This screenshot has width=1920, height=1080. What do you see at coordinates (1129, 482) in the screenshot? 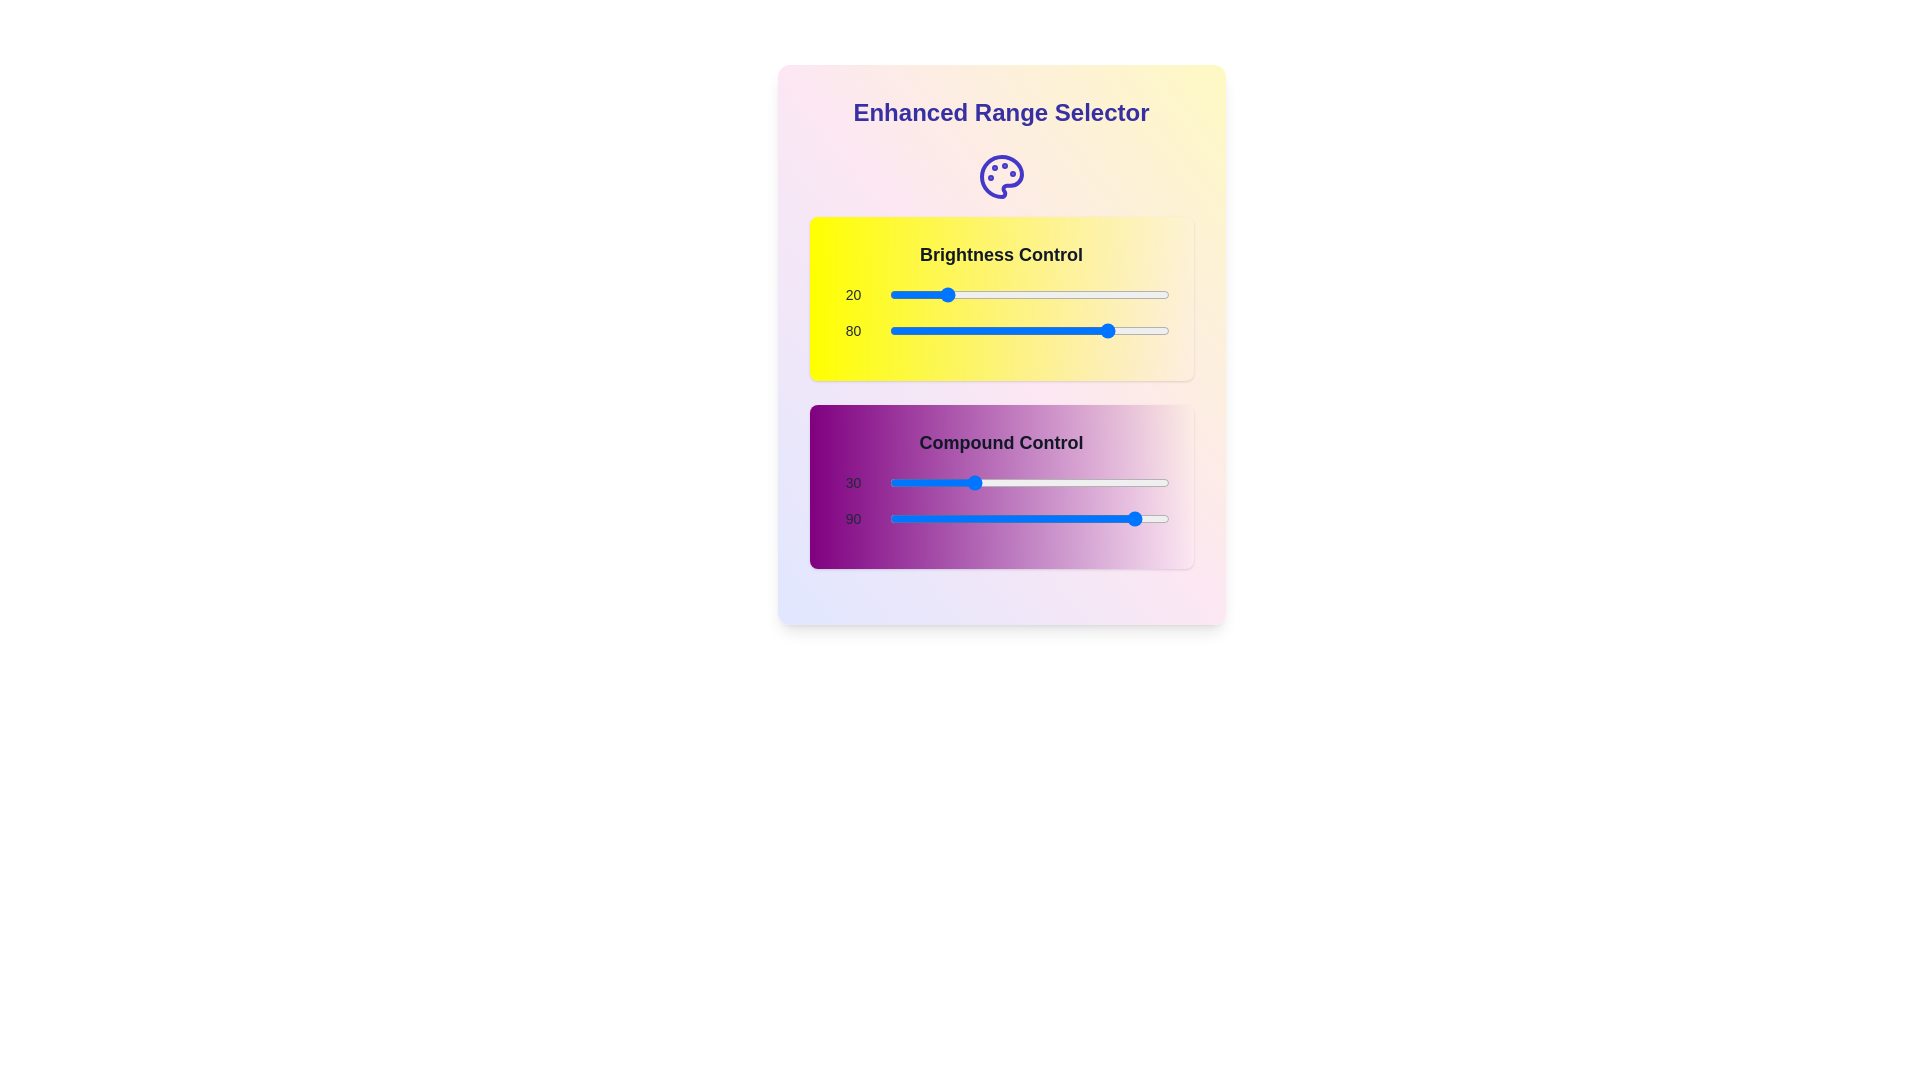
I see `the 'Compound Control' slider to 86 by dragging it to the corresponding position` at bounding box center [1129, 482].